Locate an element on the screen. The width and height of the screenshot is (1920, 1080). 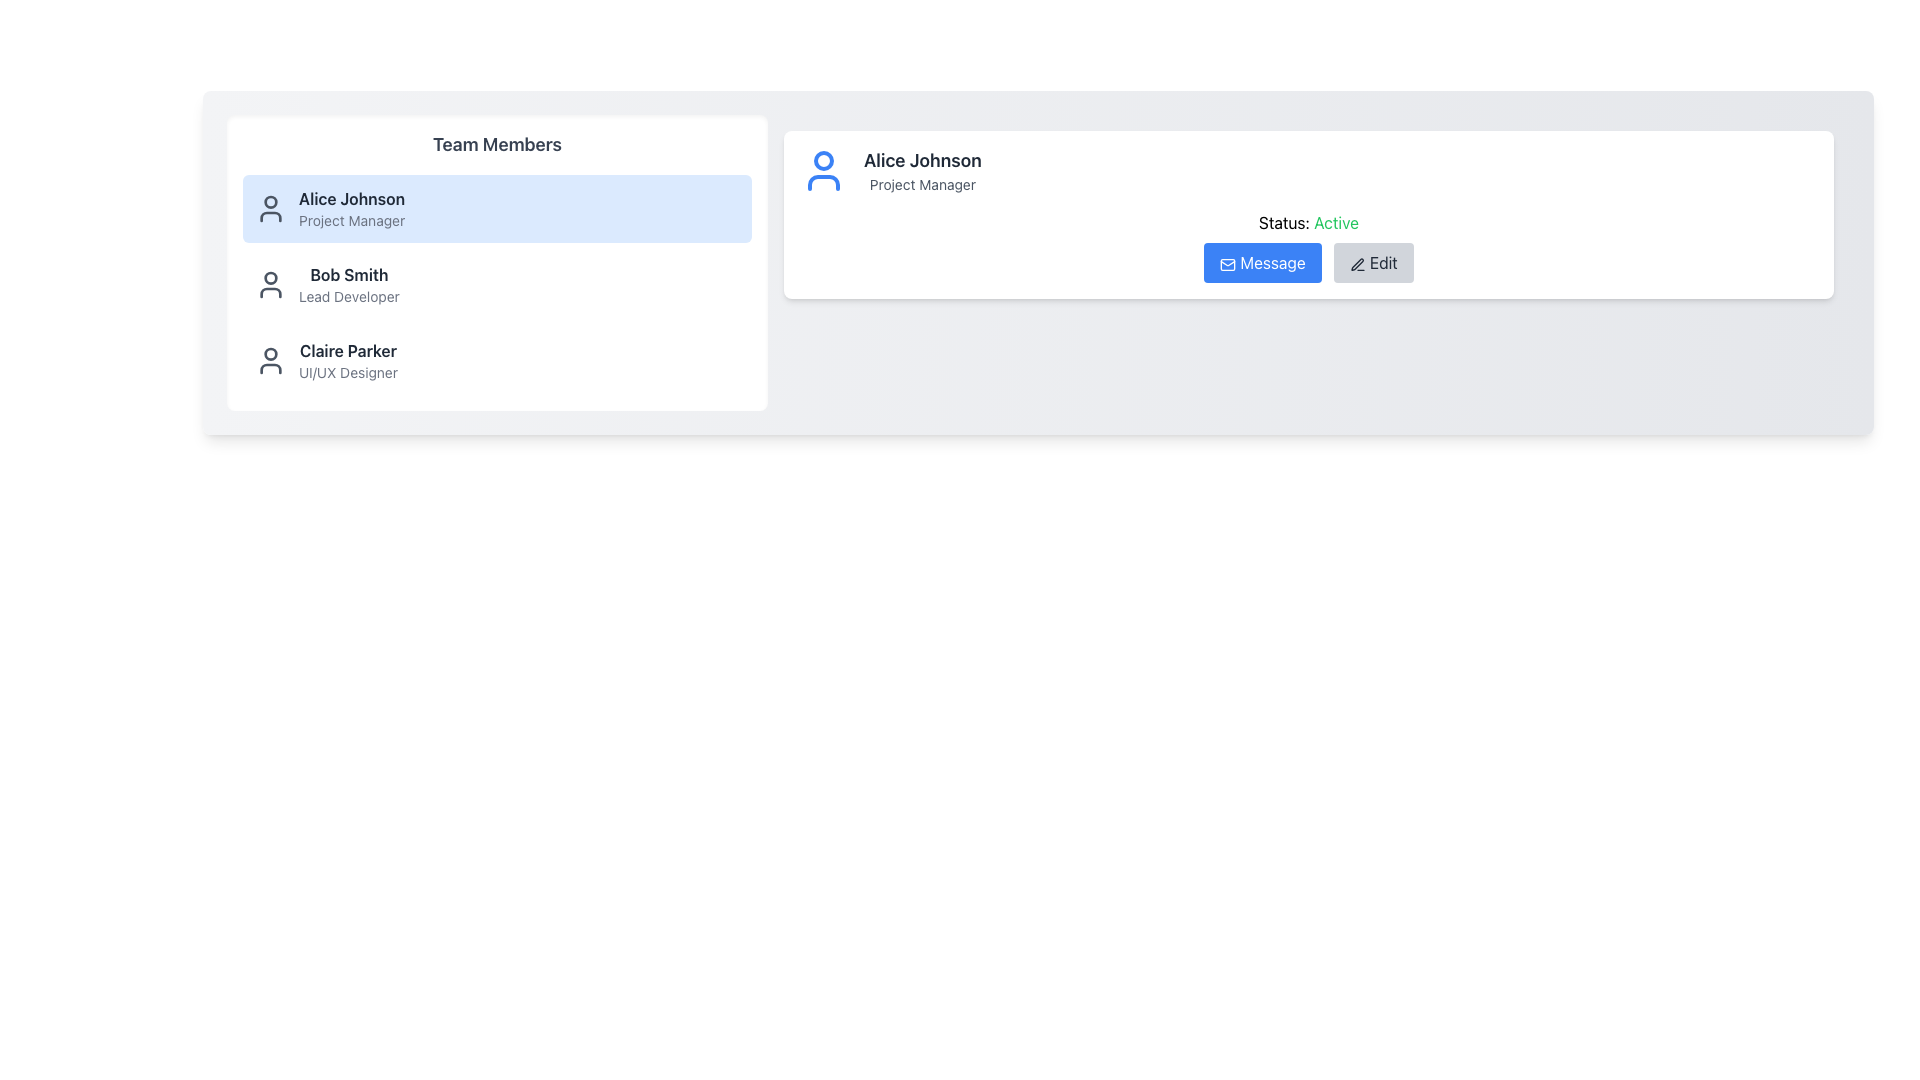
the text label indicating 'Status: Active', which is styled in green and located at the top of the user information card, above the 'Message' and 'Edit' buttons is located at coordinates (1309, 223).